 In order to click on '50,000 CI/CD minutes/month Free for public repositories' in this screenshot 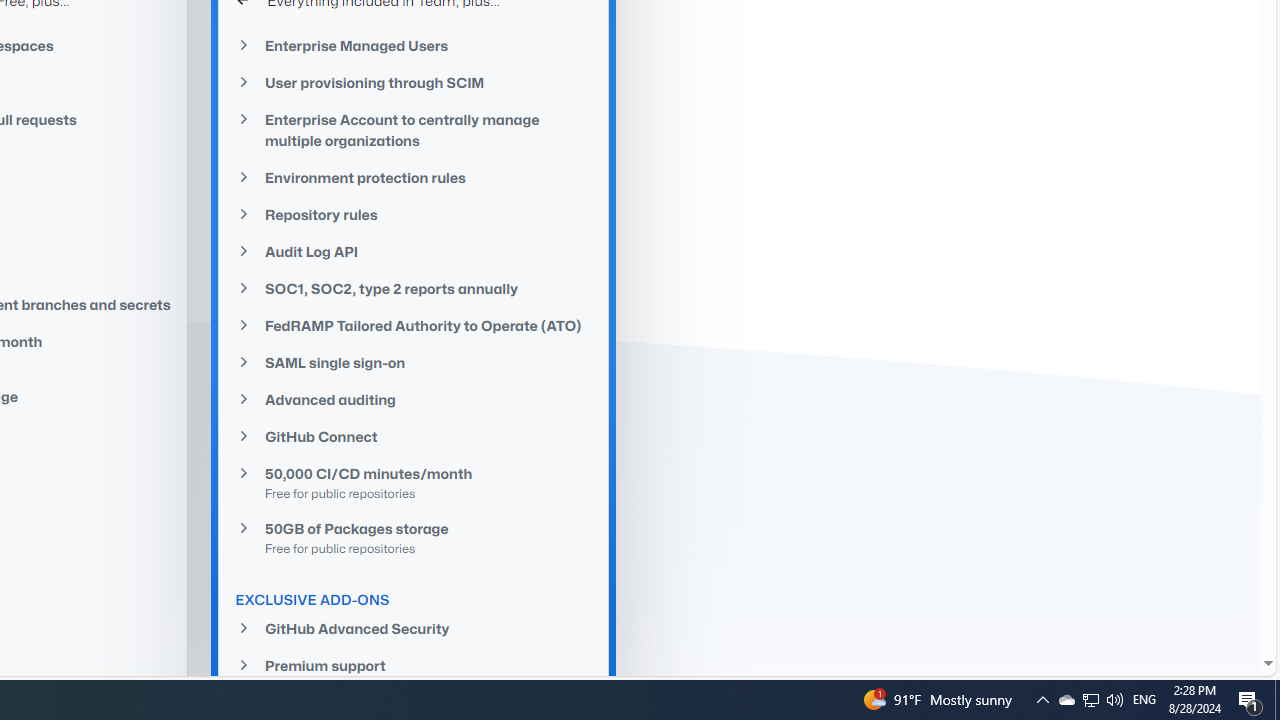, I will do `click(413, 483)`.